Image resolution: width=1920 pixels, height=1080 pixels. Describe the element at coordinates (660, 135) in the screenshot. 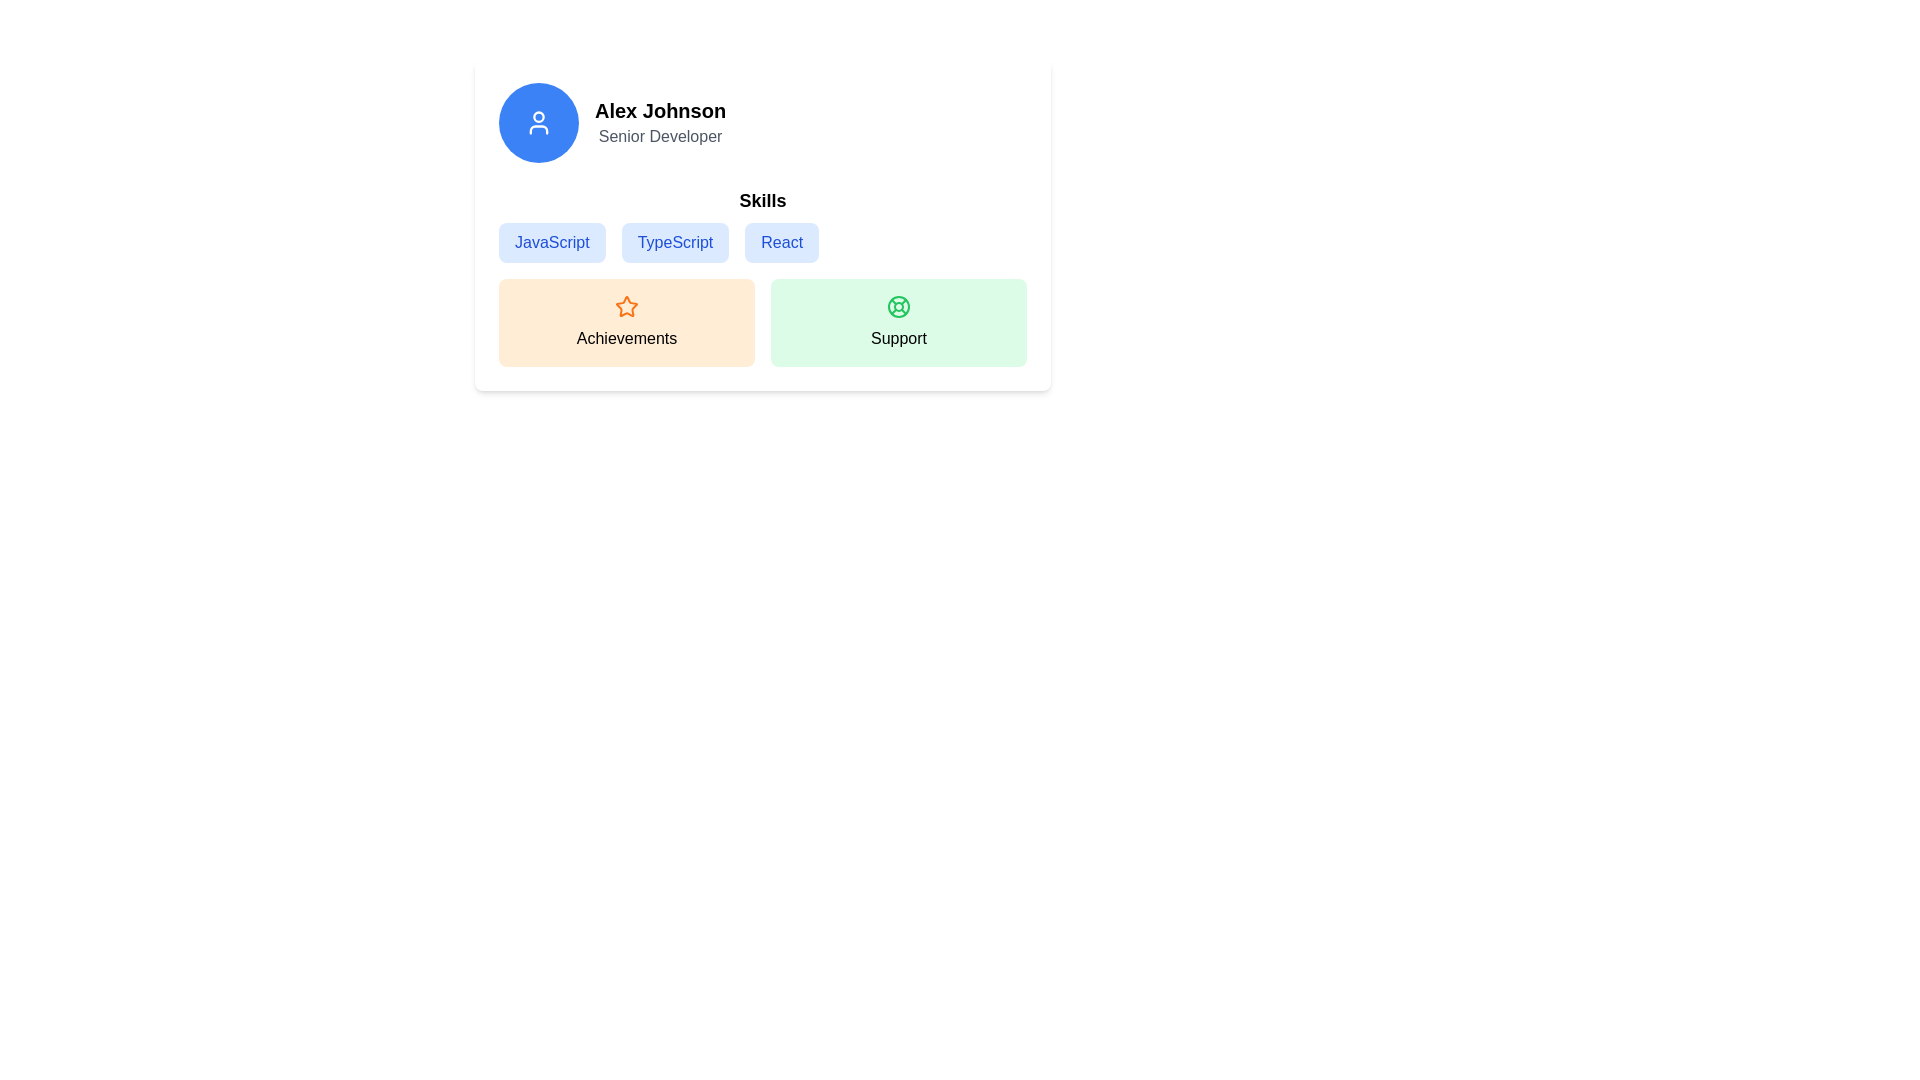

I see `the text label displaying the job title or role of the individual, which is located below the name 'Alex Johnson' within a card structure` at that location.